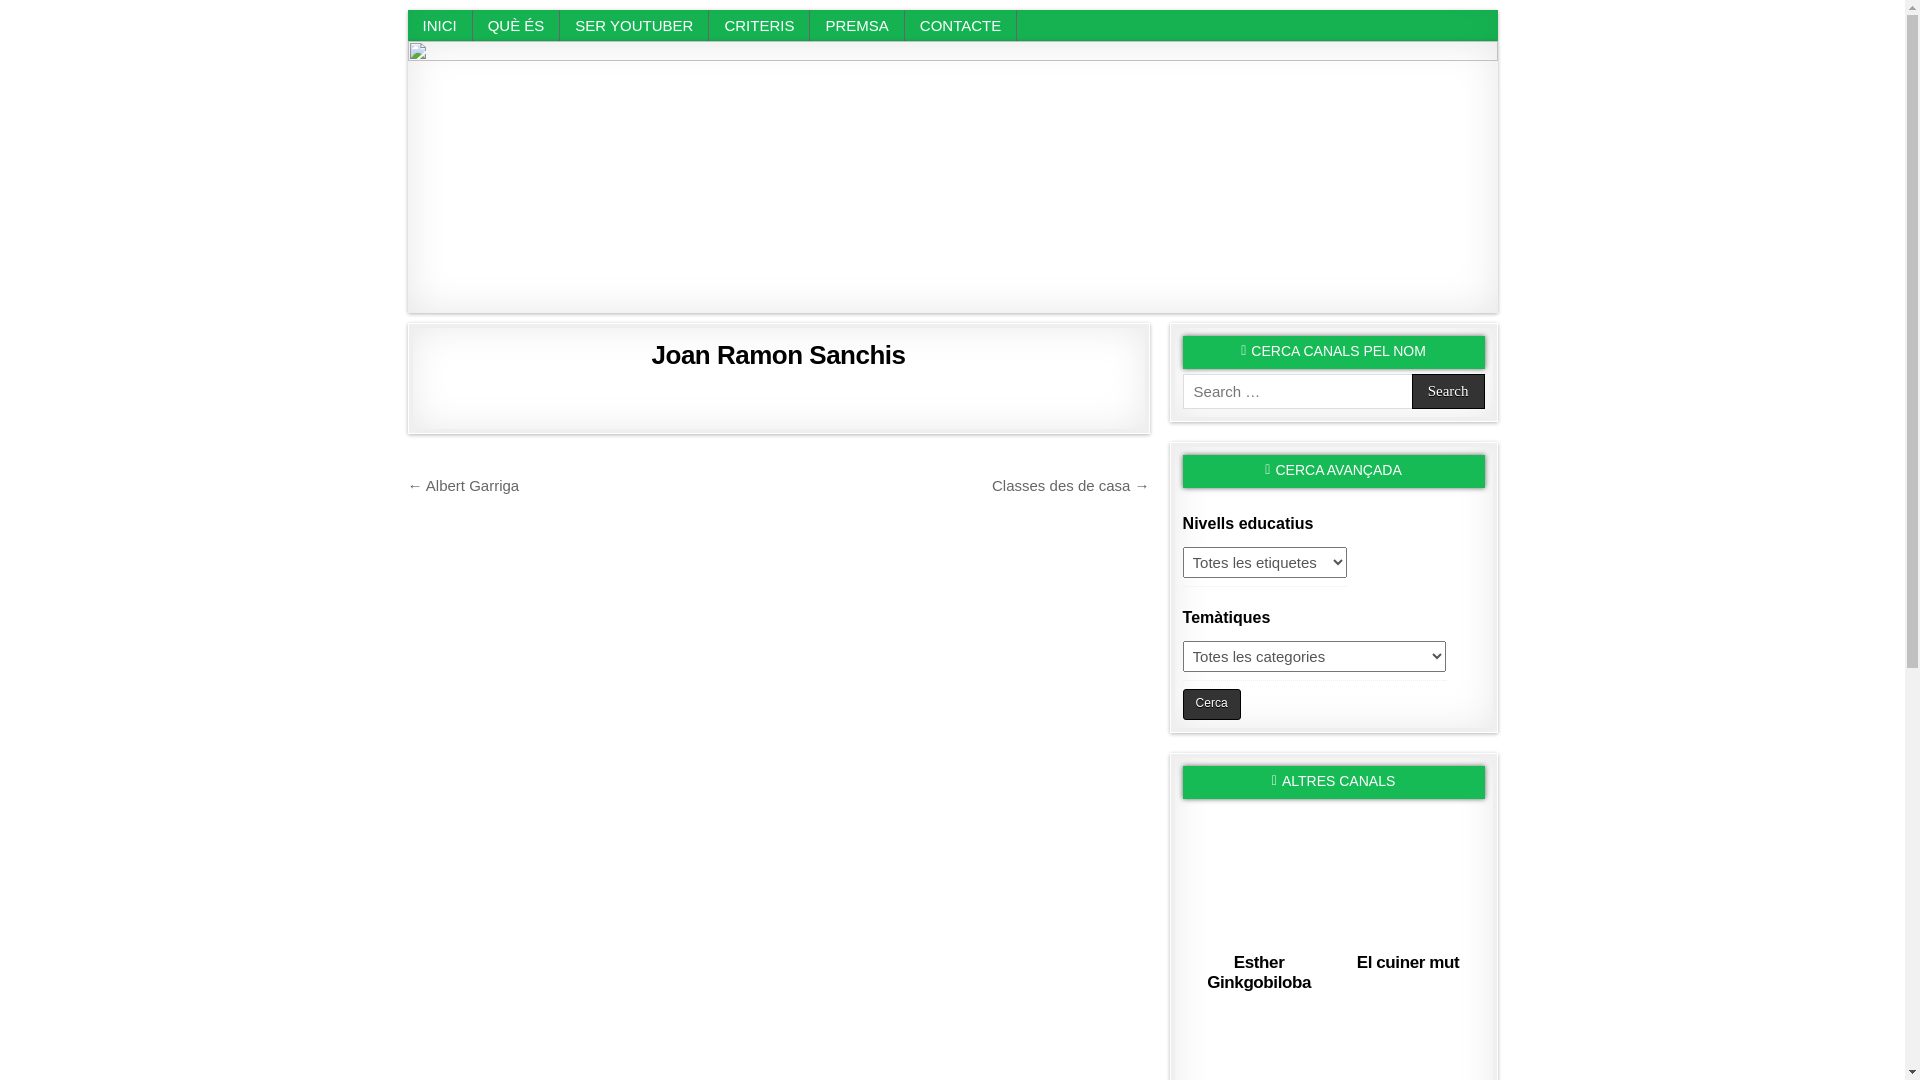  Describe the element at coordinates (439, 25) in the screenshot. I see `'INICI'` at that location.